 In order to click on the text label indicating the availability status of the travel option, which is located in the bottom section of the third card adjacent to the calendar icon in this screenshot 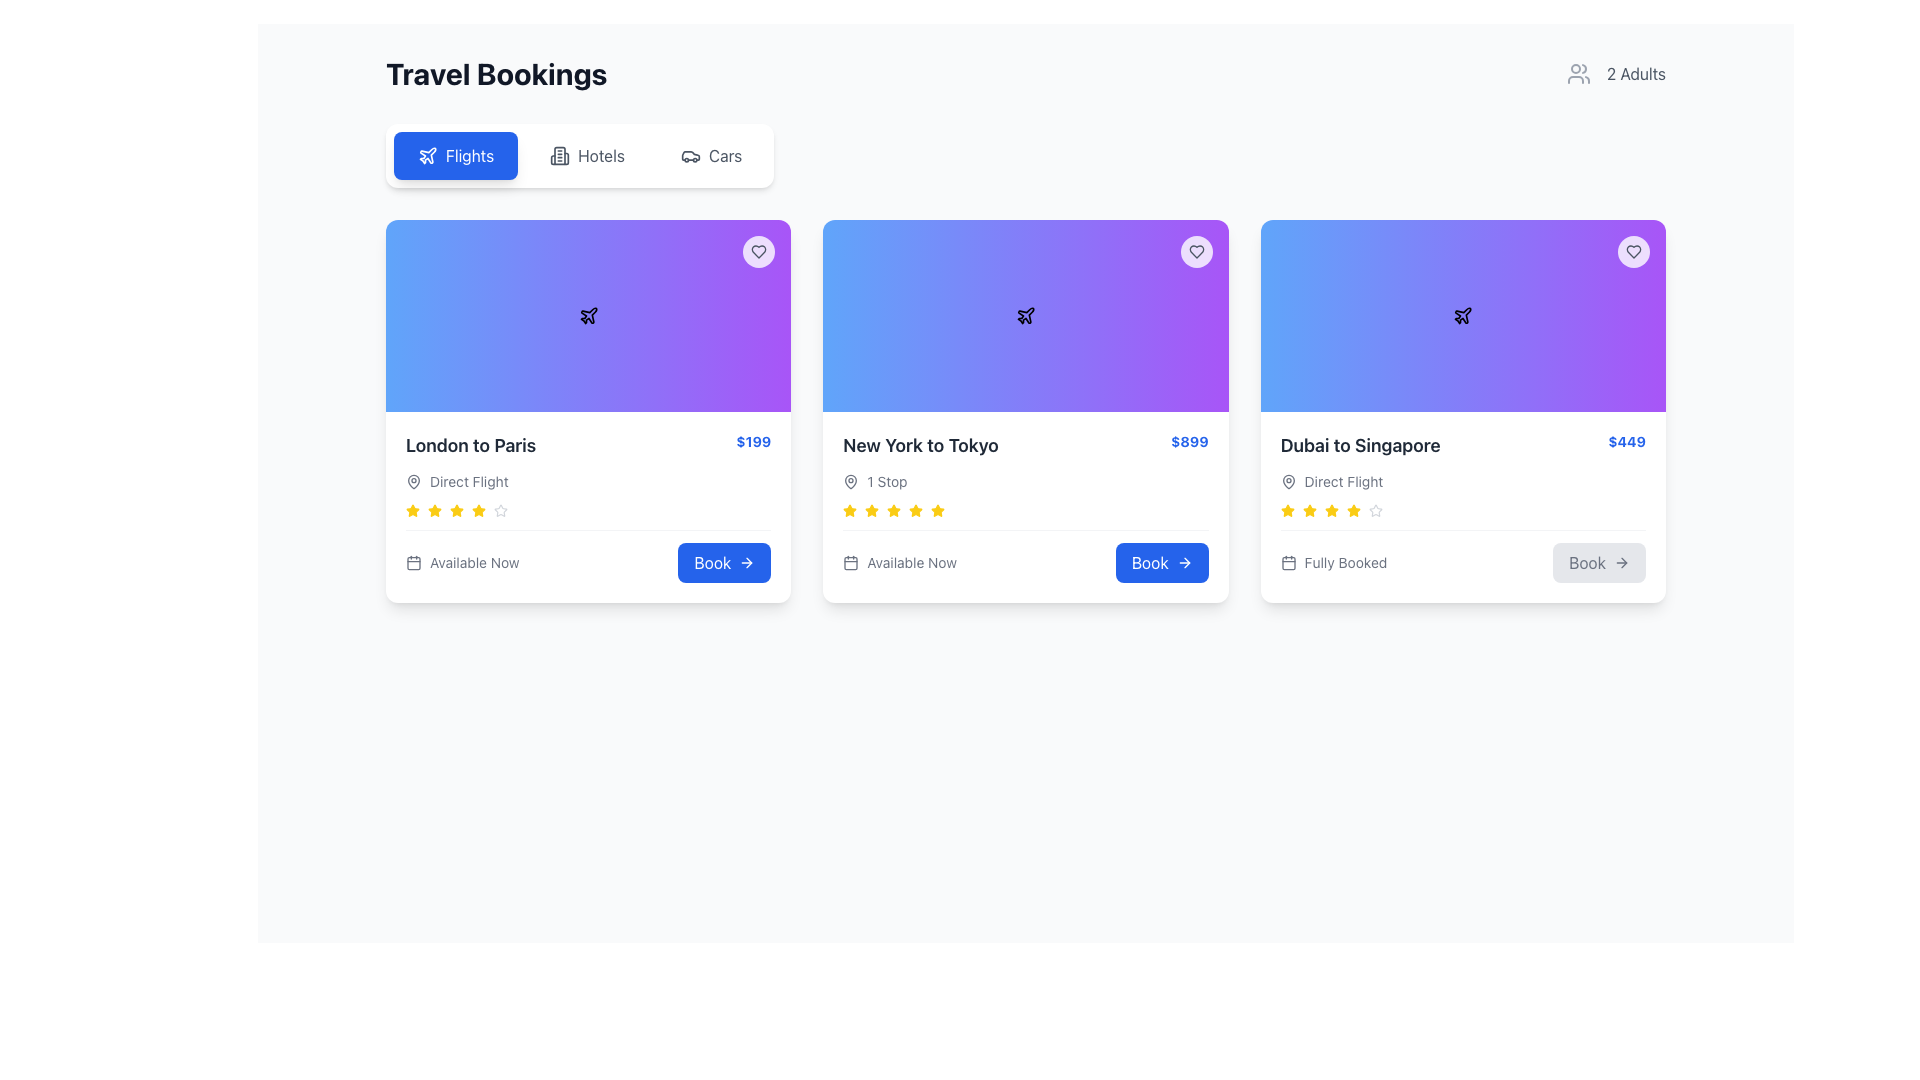, I will do `click(1345, 563)`.